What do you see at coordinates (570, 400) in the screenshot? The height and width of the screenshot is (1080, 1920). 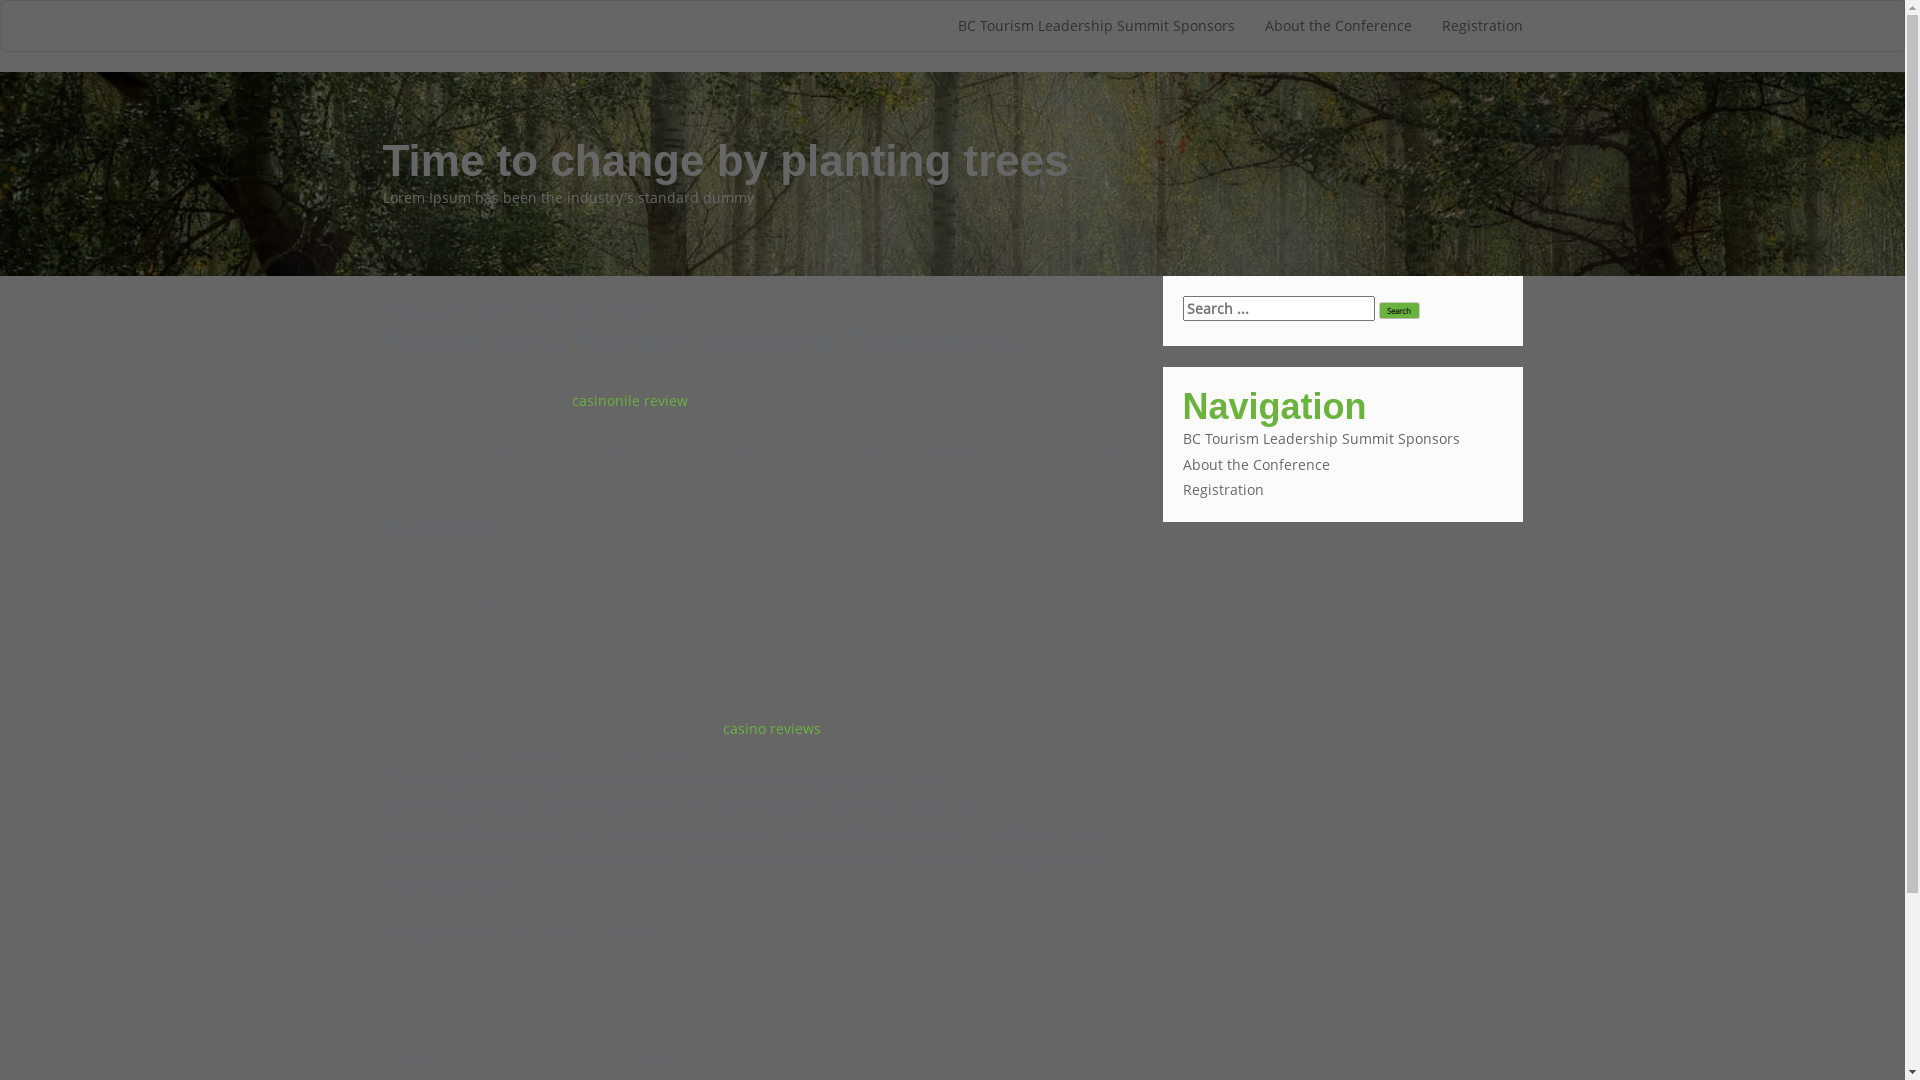 I see `'casinonile review'` at bounding box center [570, 400].